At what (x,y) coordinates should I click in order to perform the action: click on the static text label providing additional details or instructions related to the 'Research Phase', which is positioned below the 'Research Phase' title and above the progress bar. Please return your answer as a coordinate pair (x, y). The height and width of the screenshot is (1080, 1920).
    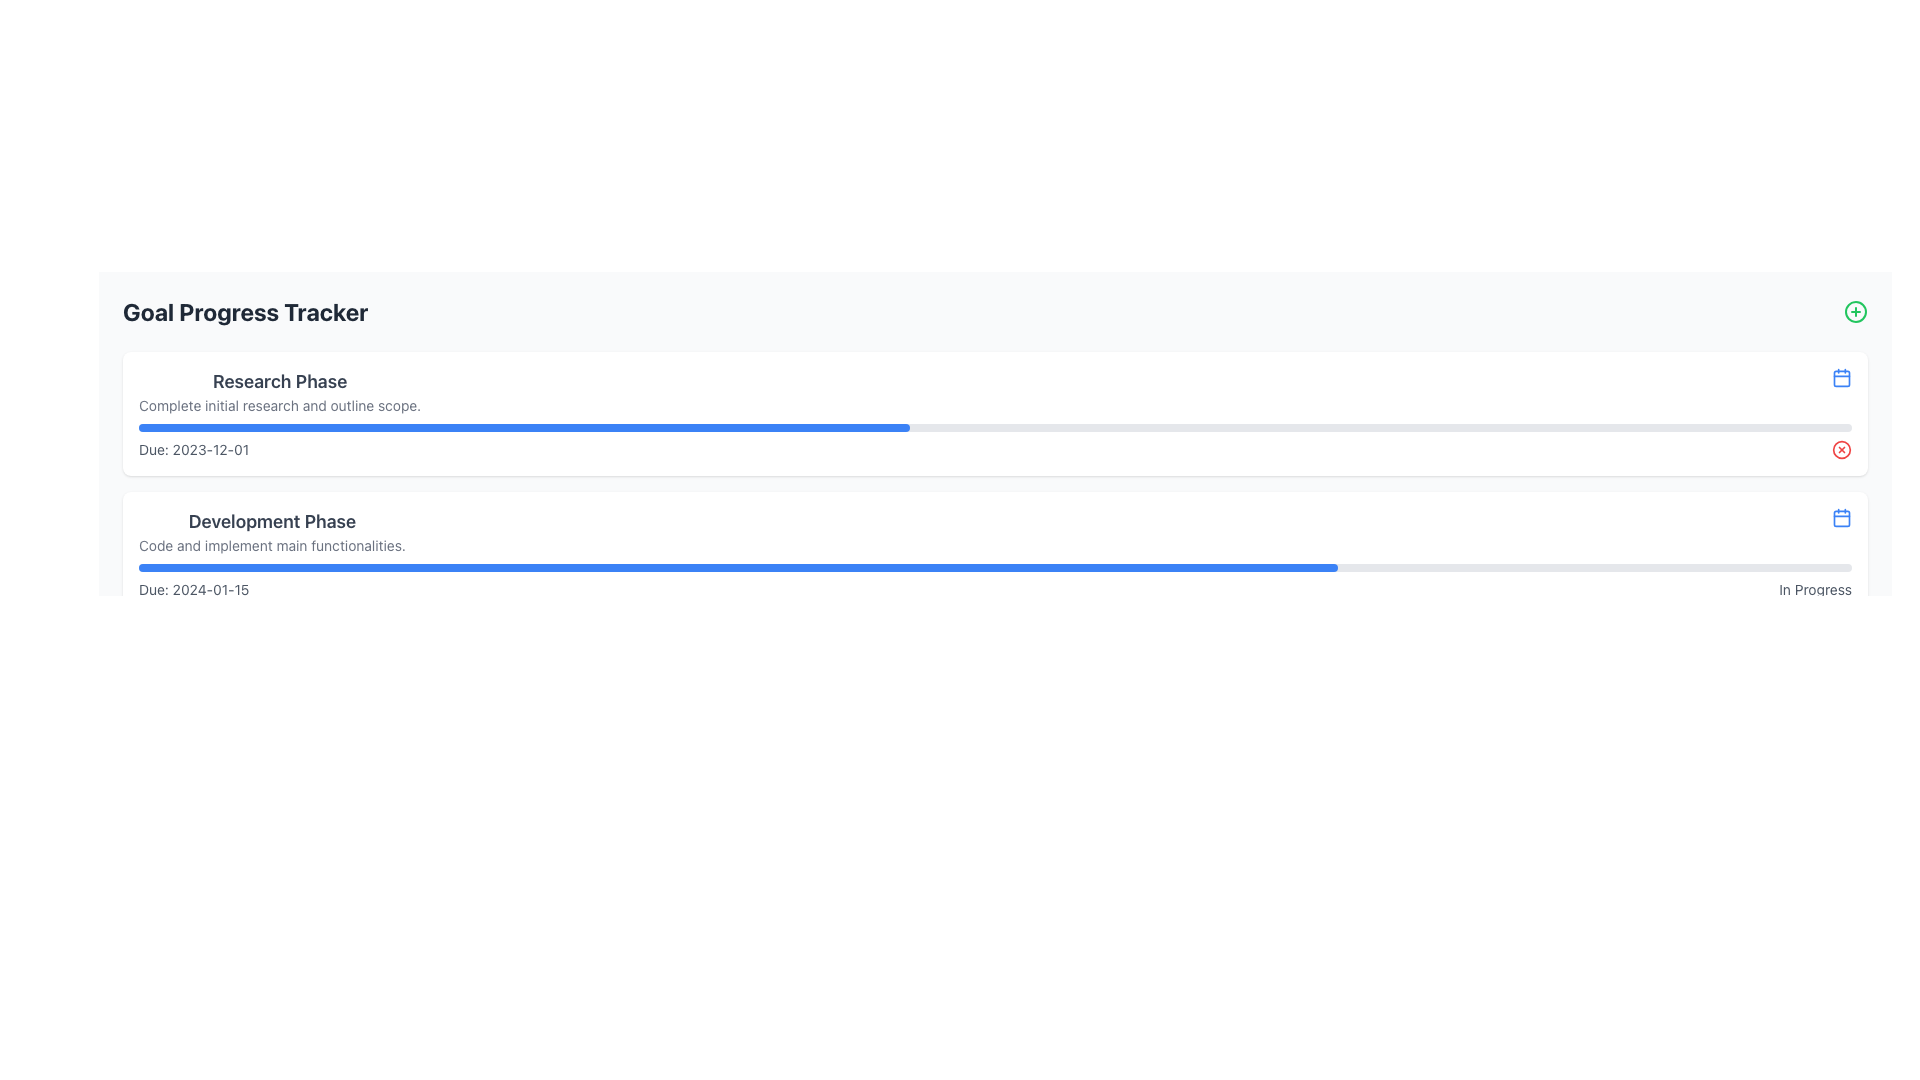
    Looking at the image, I should click on (279, 405).